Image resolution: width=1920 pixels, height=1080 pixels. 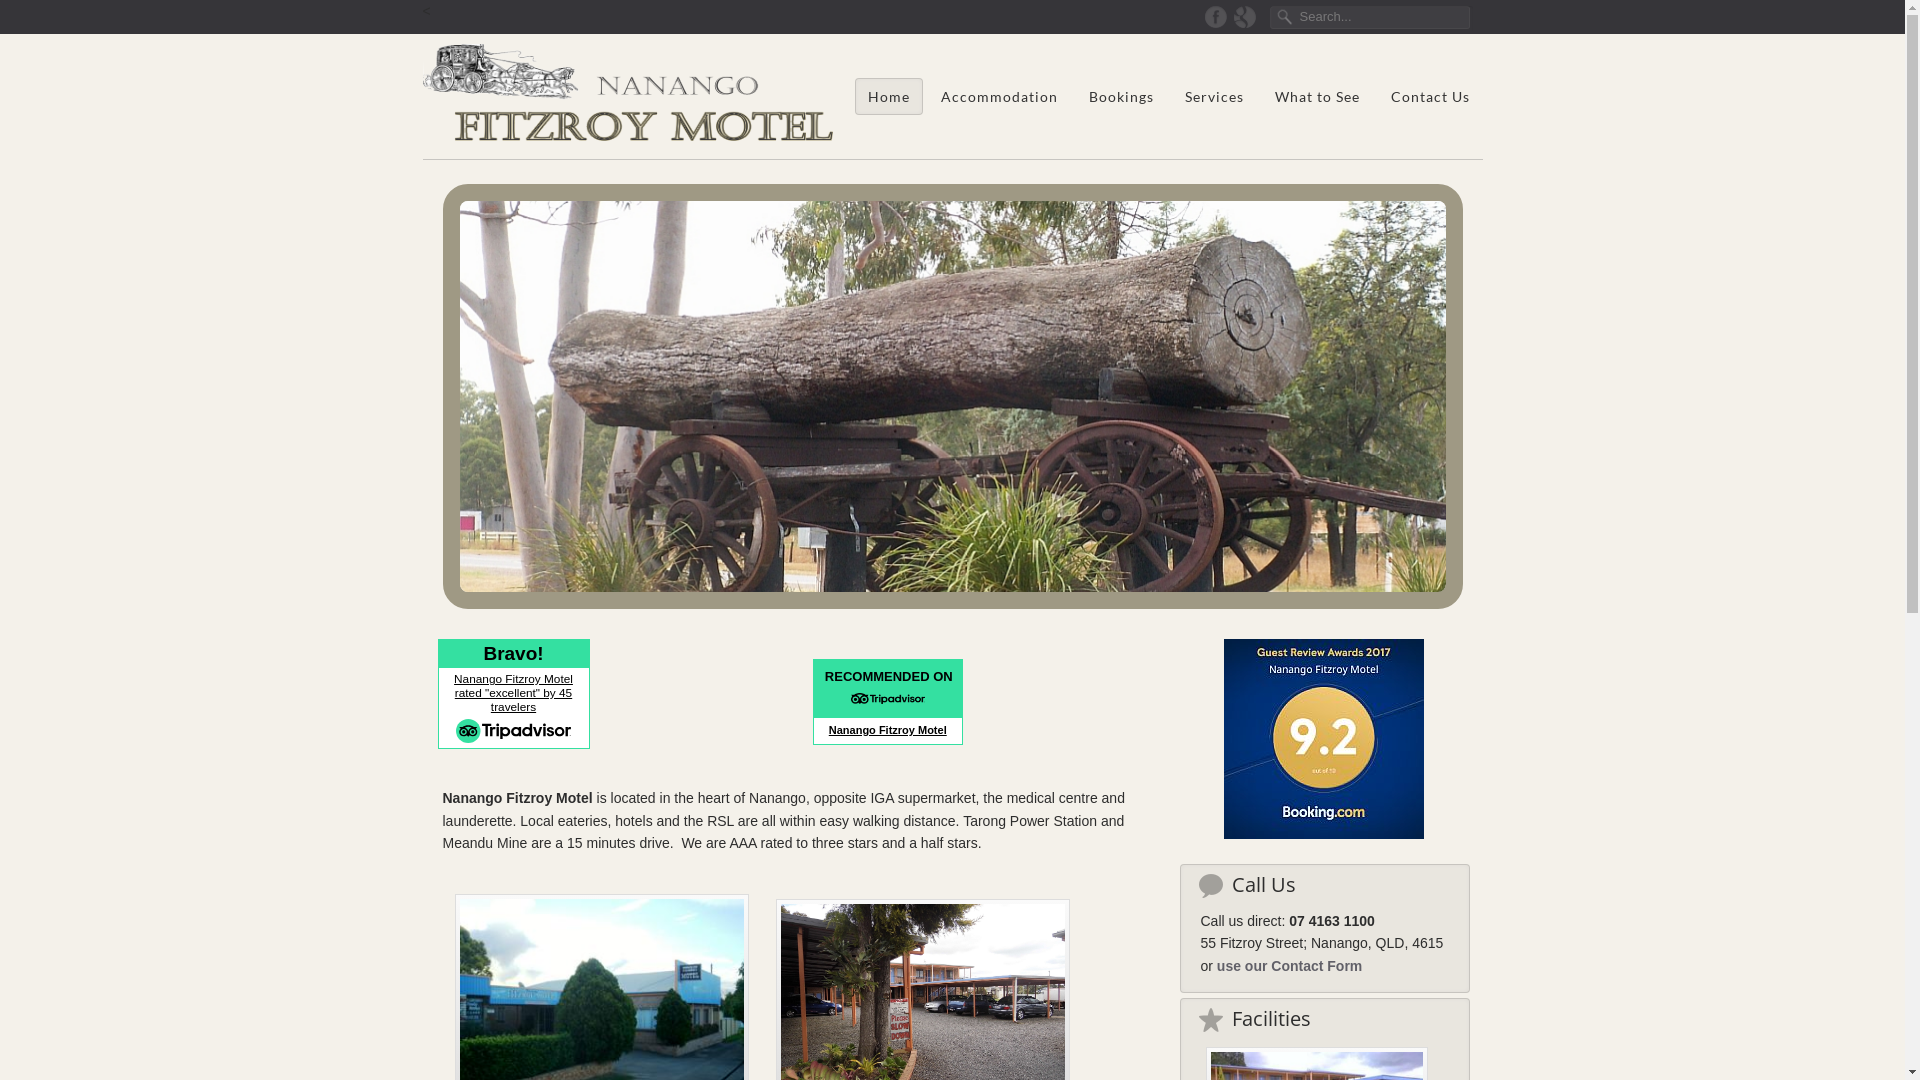 What do you see at coordinates (1428, 96) in the screenshot?
I see `'Contact Us'` at bounding box center [1428, 96].